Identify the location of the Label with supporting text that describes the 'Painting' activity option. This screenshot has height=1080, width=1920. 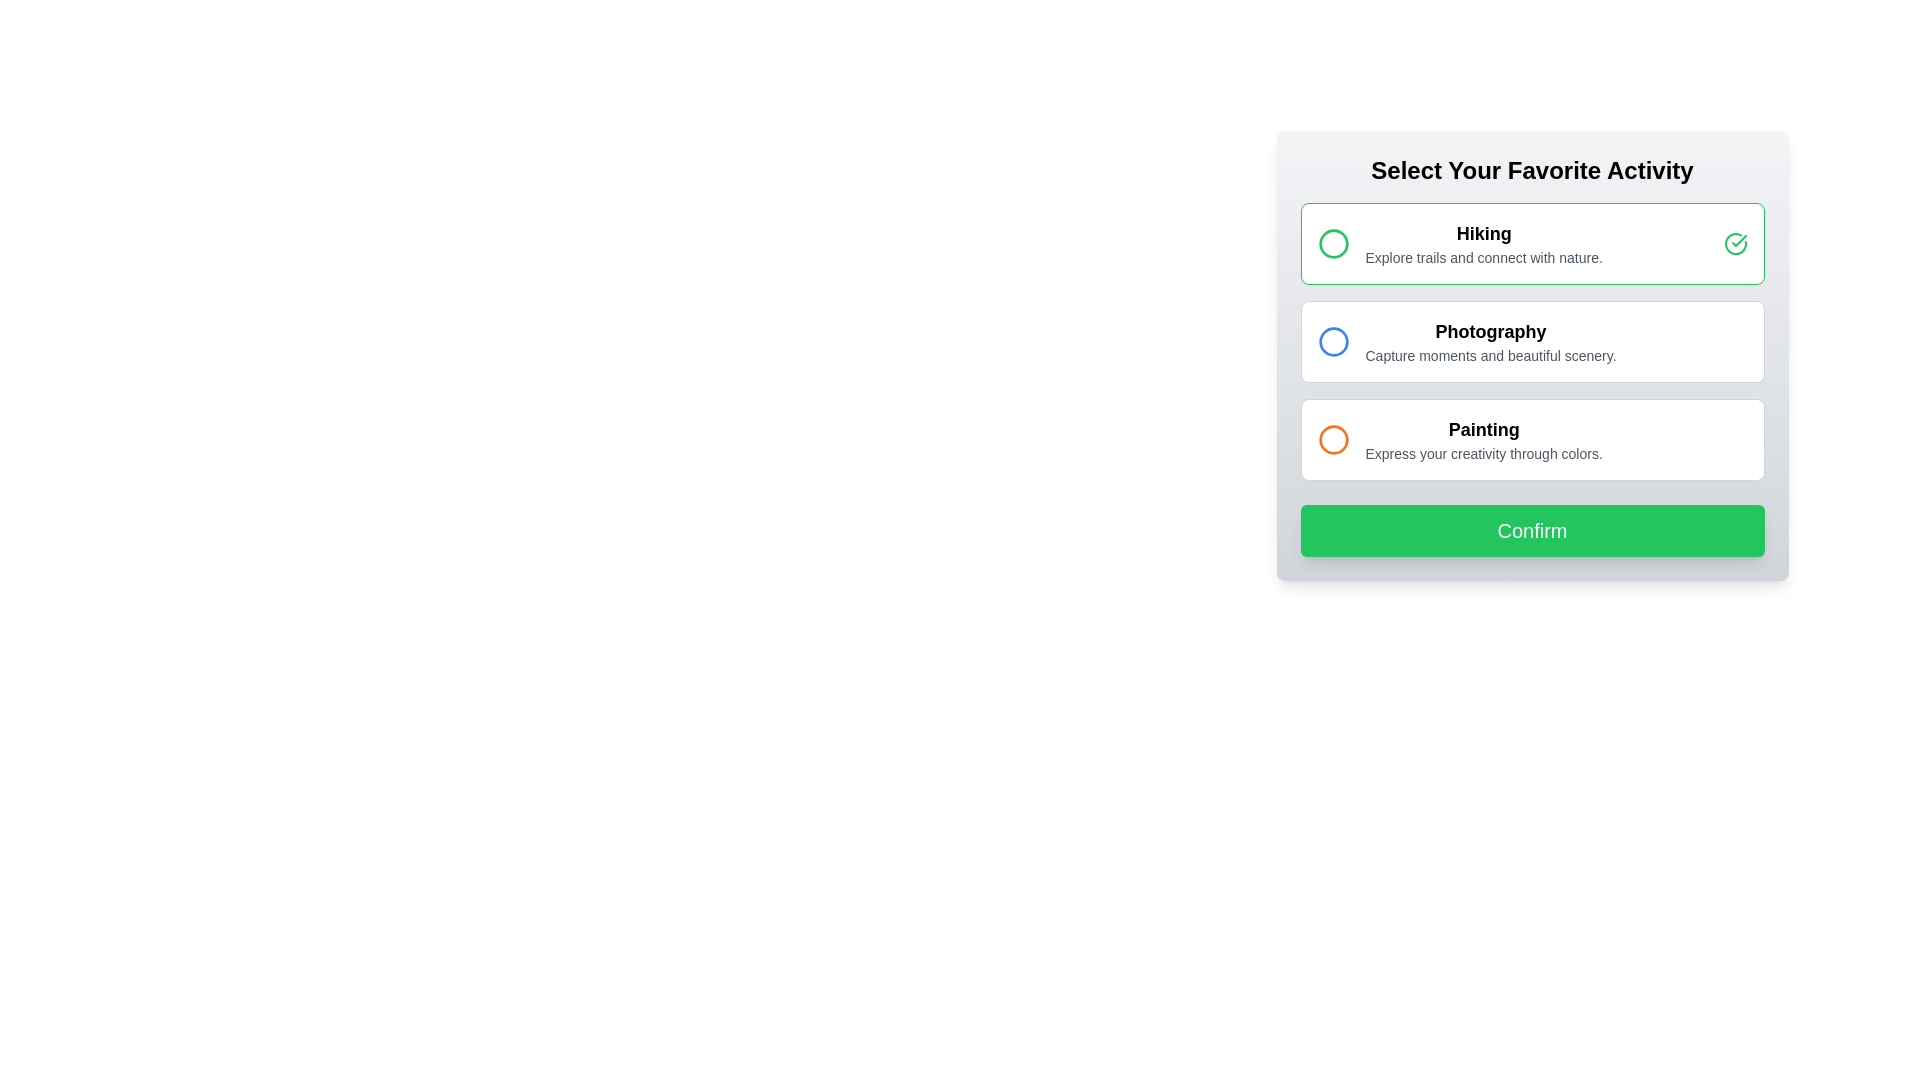
(1483, 438).